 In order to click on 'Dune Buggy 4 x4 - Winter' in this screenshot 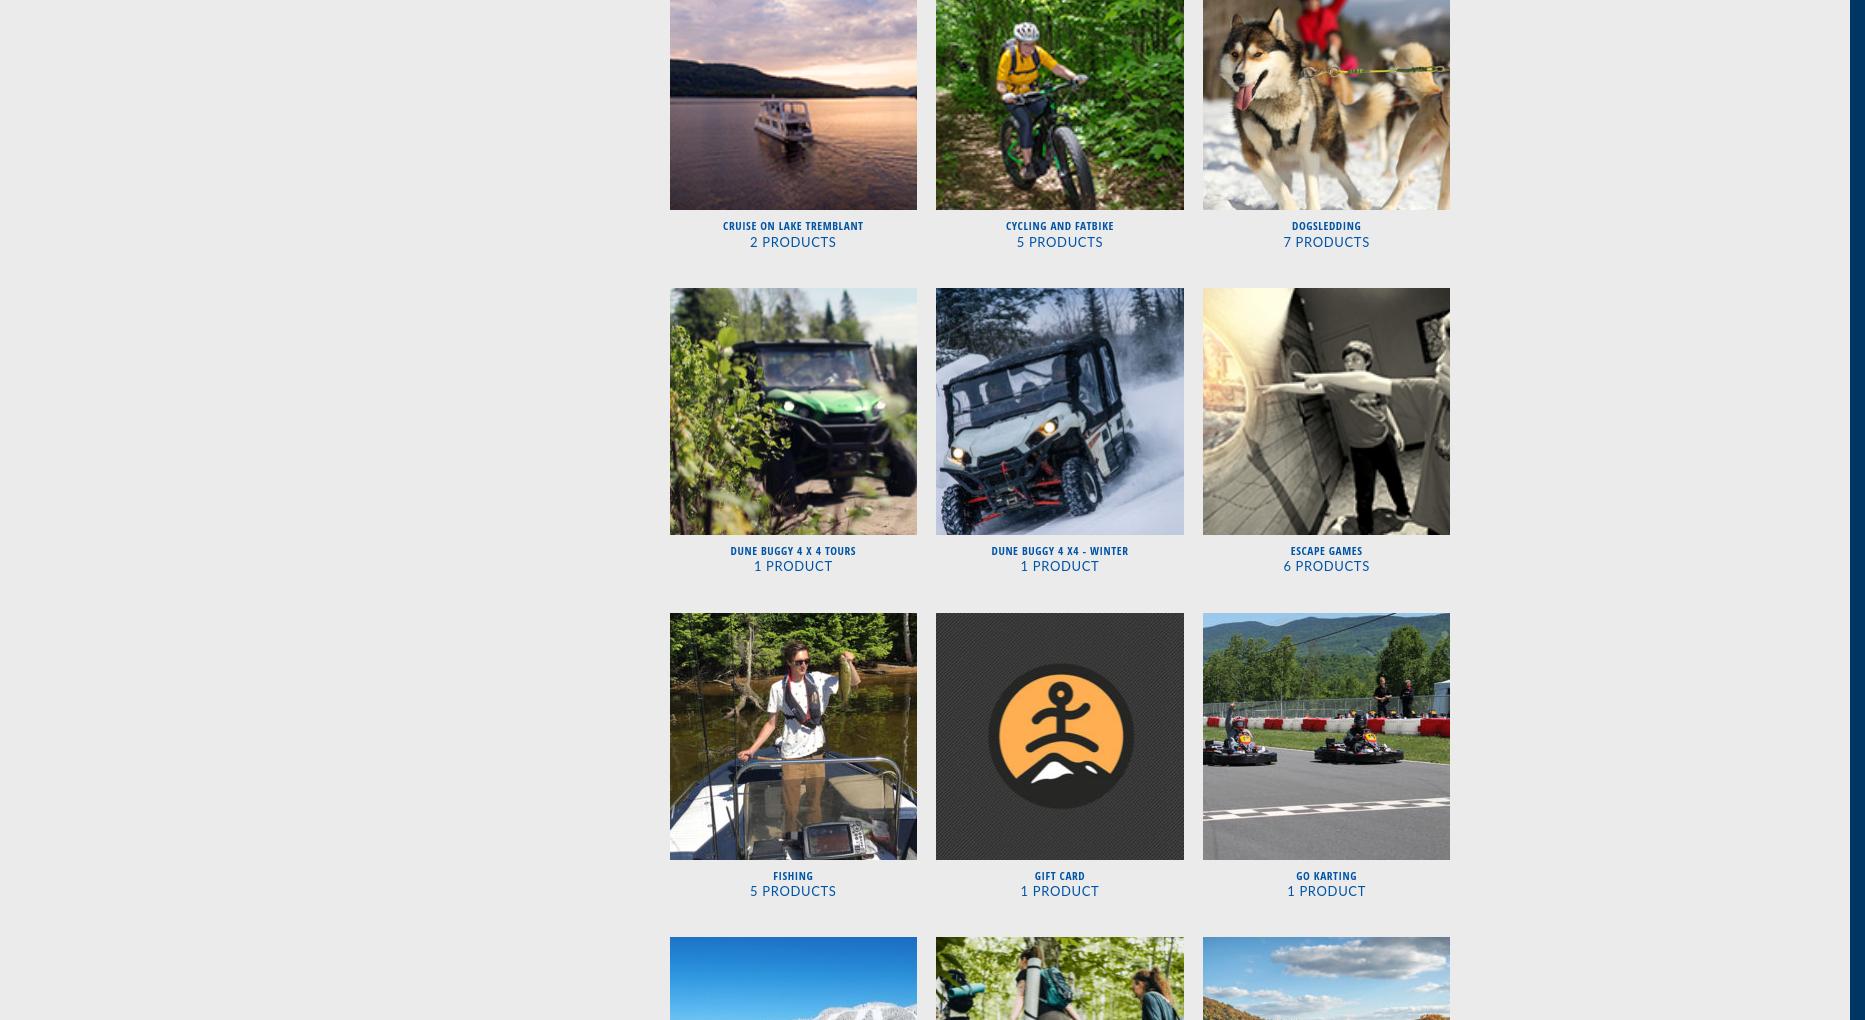, I will do `click(1059, 549)`.